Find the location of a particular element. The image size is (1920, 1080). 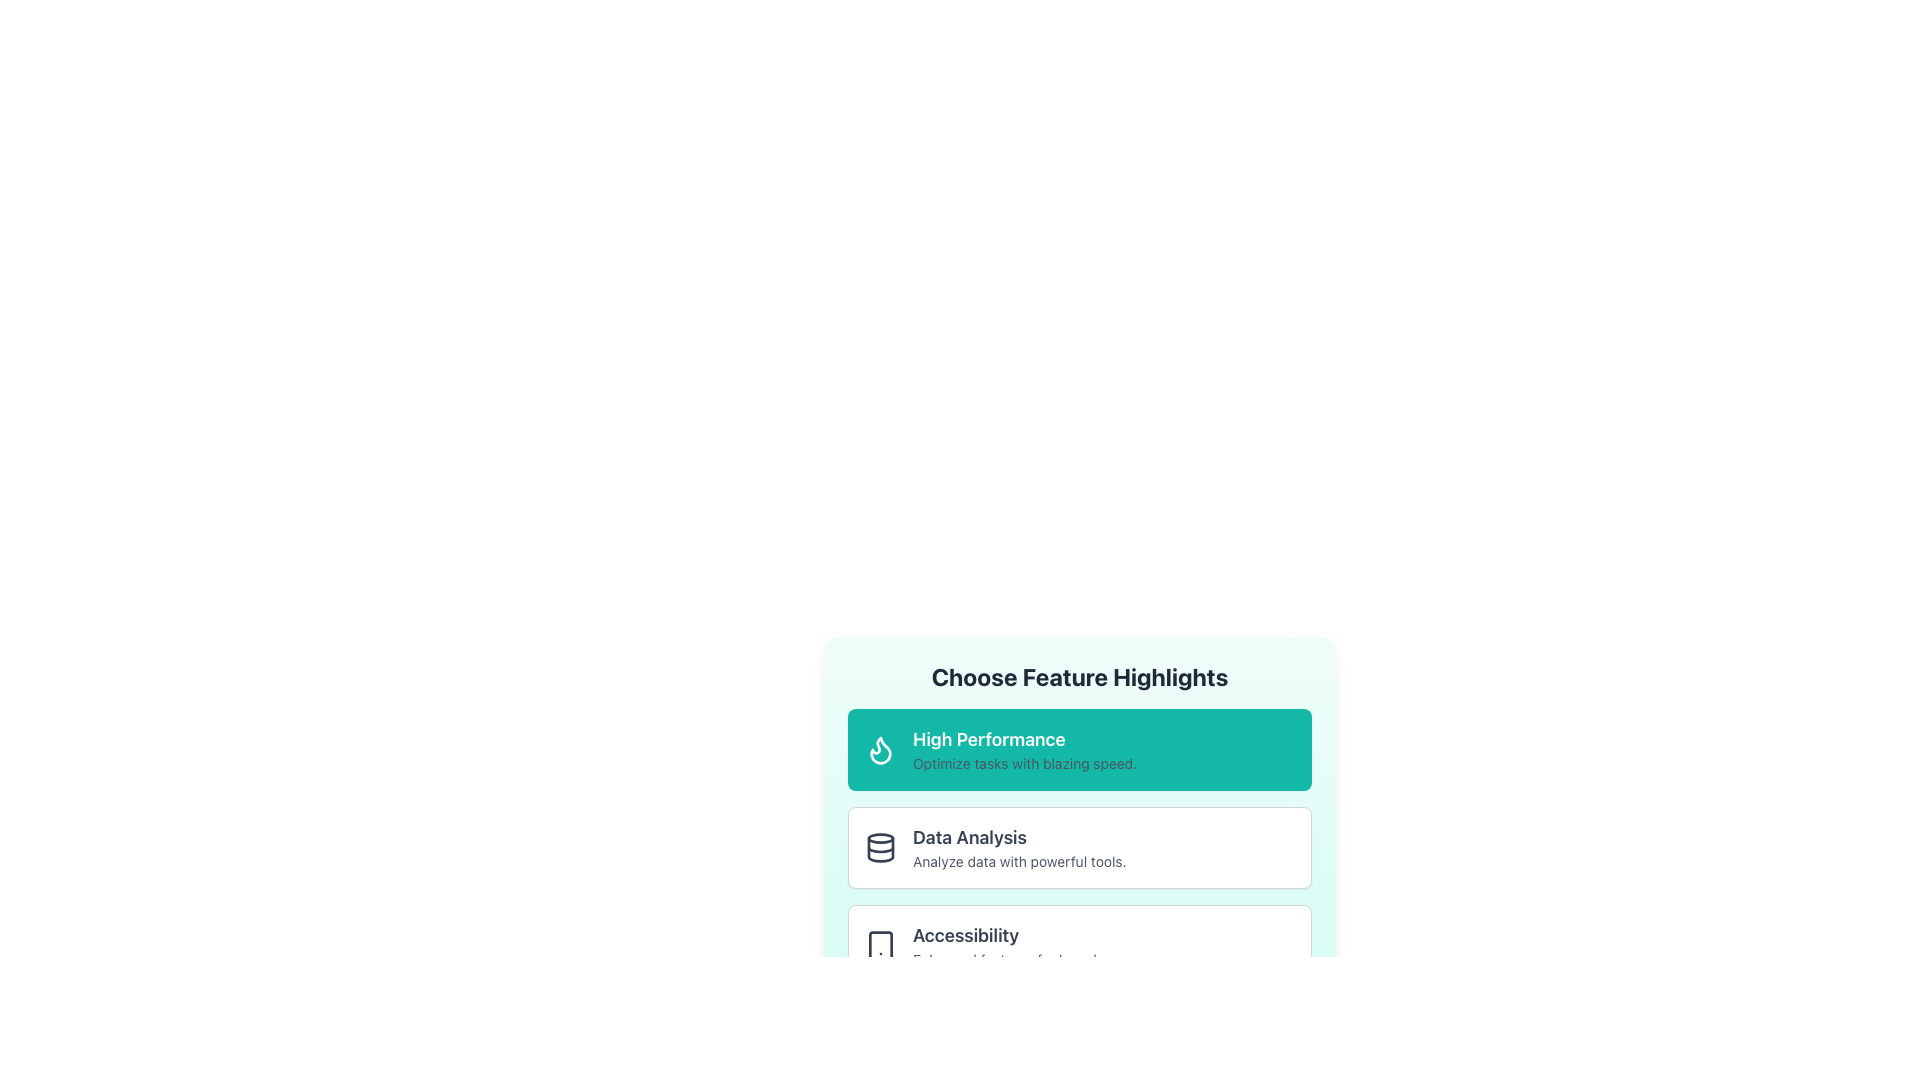

text label that displays 'Optimize tasks with blazing speed.' positioned under the 'High Performance' heading in a teal-colored rectangular area is located at coordinates (1025, 763).